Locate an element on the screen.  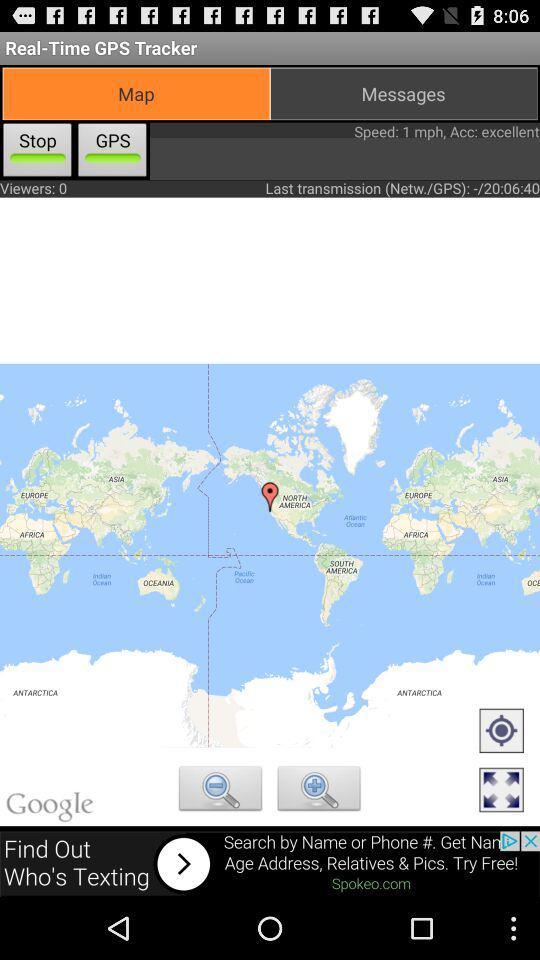
advertisement is located at coordinates (270, 863).